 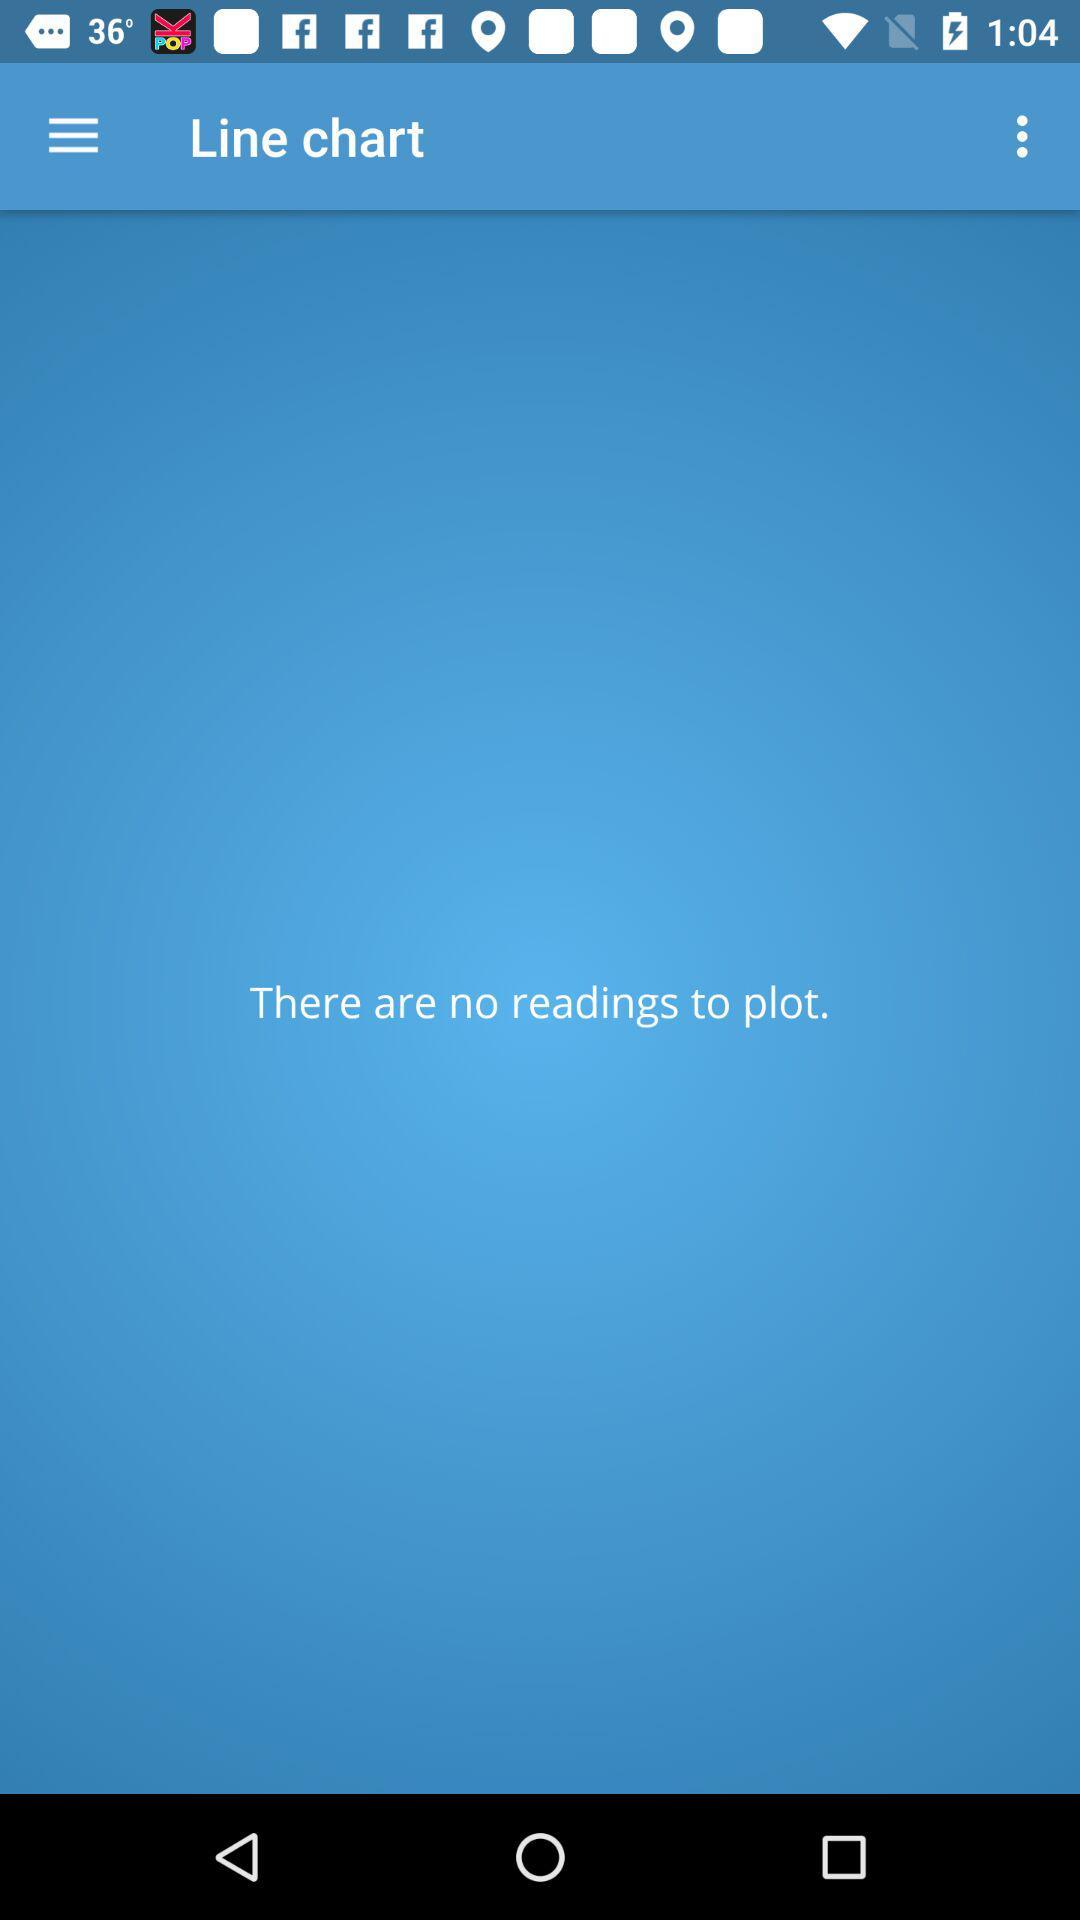 What do you see at coordinates (72, 135) in the screenshot?
I see `item next to line chart icon` at bounding box center [72, 135].